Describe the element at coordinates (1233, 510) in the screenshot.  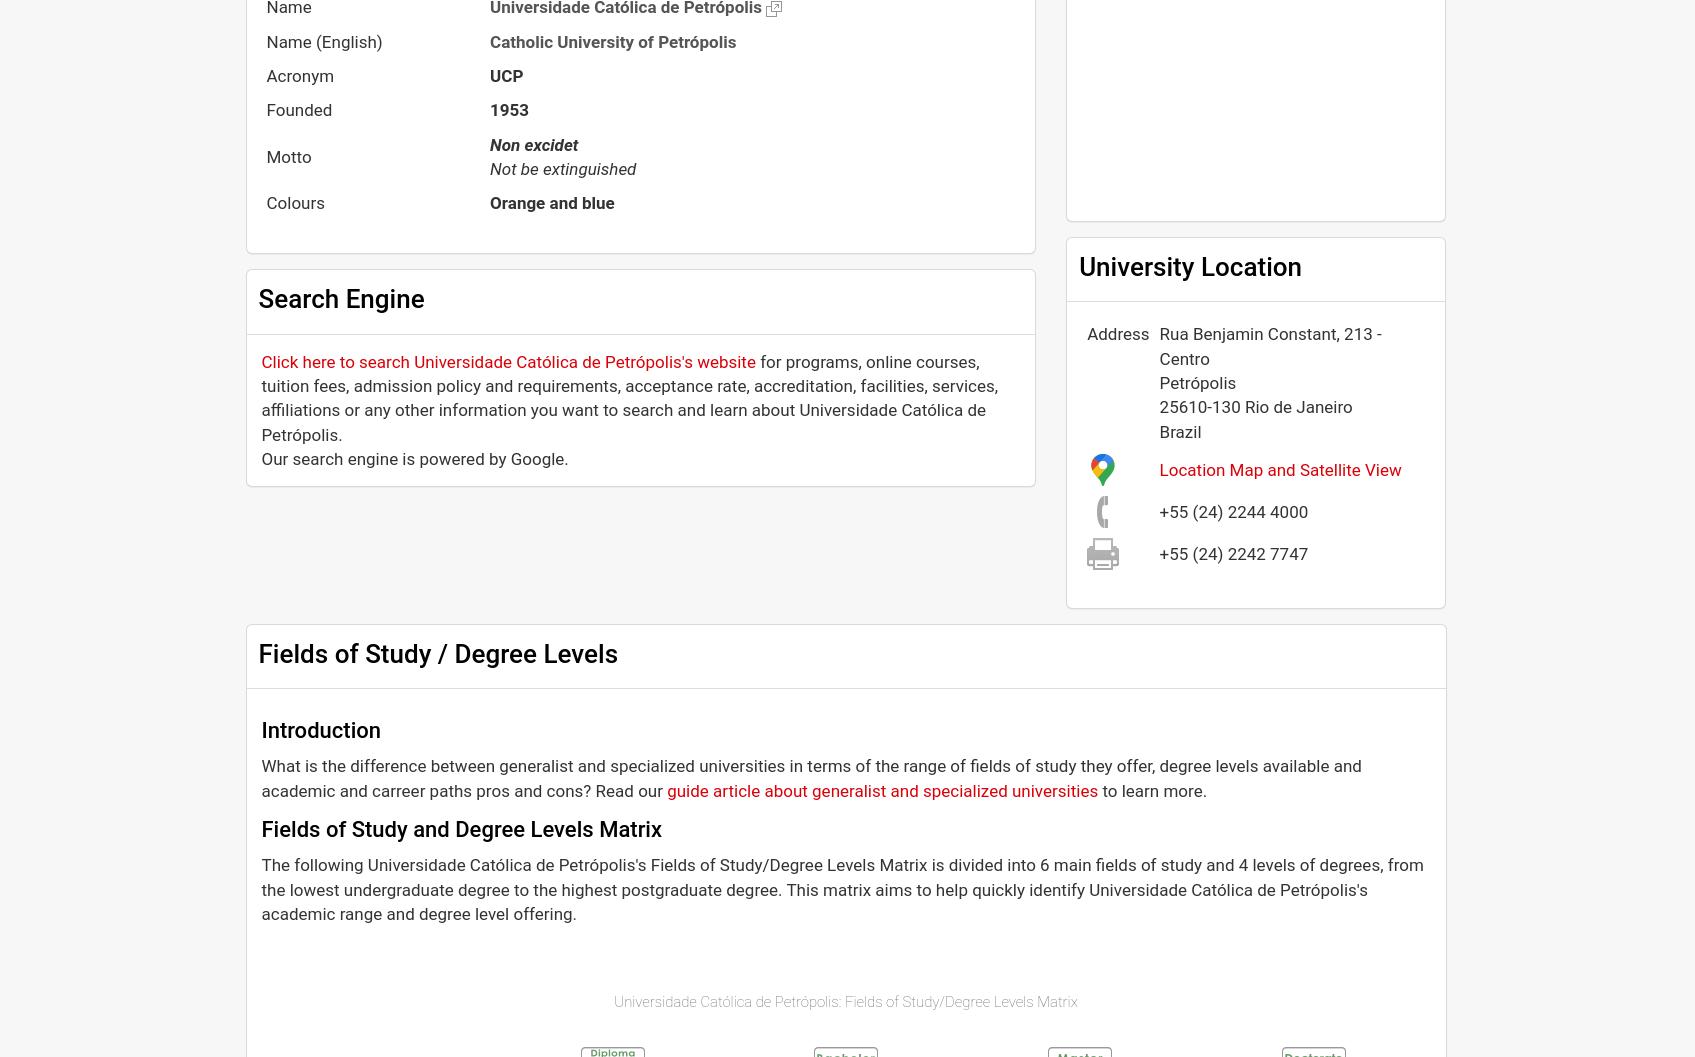
I see `'+55 (24) 2244 4000'` at that location.